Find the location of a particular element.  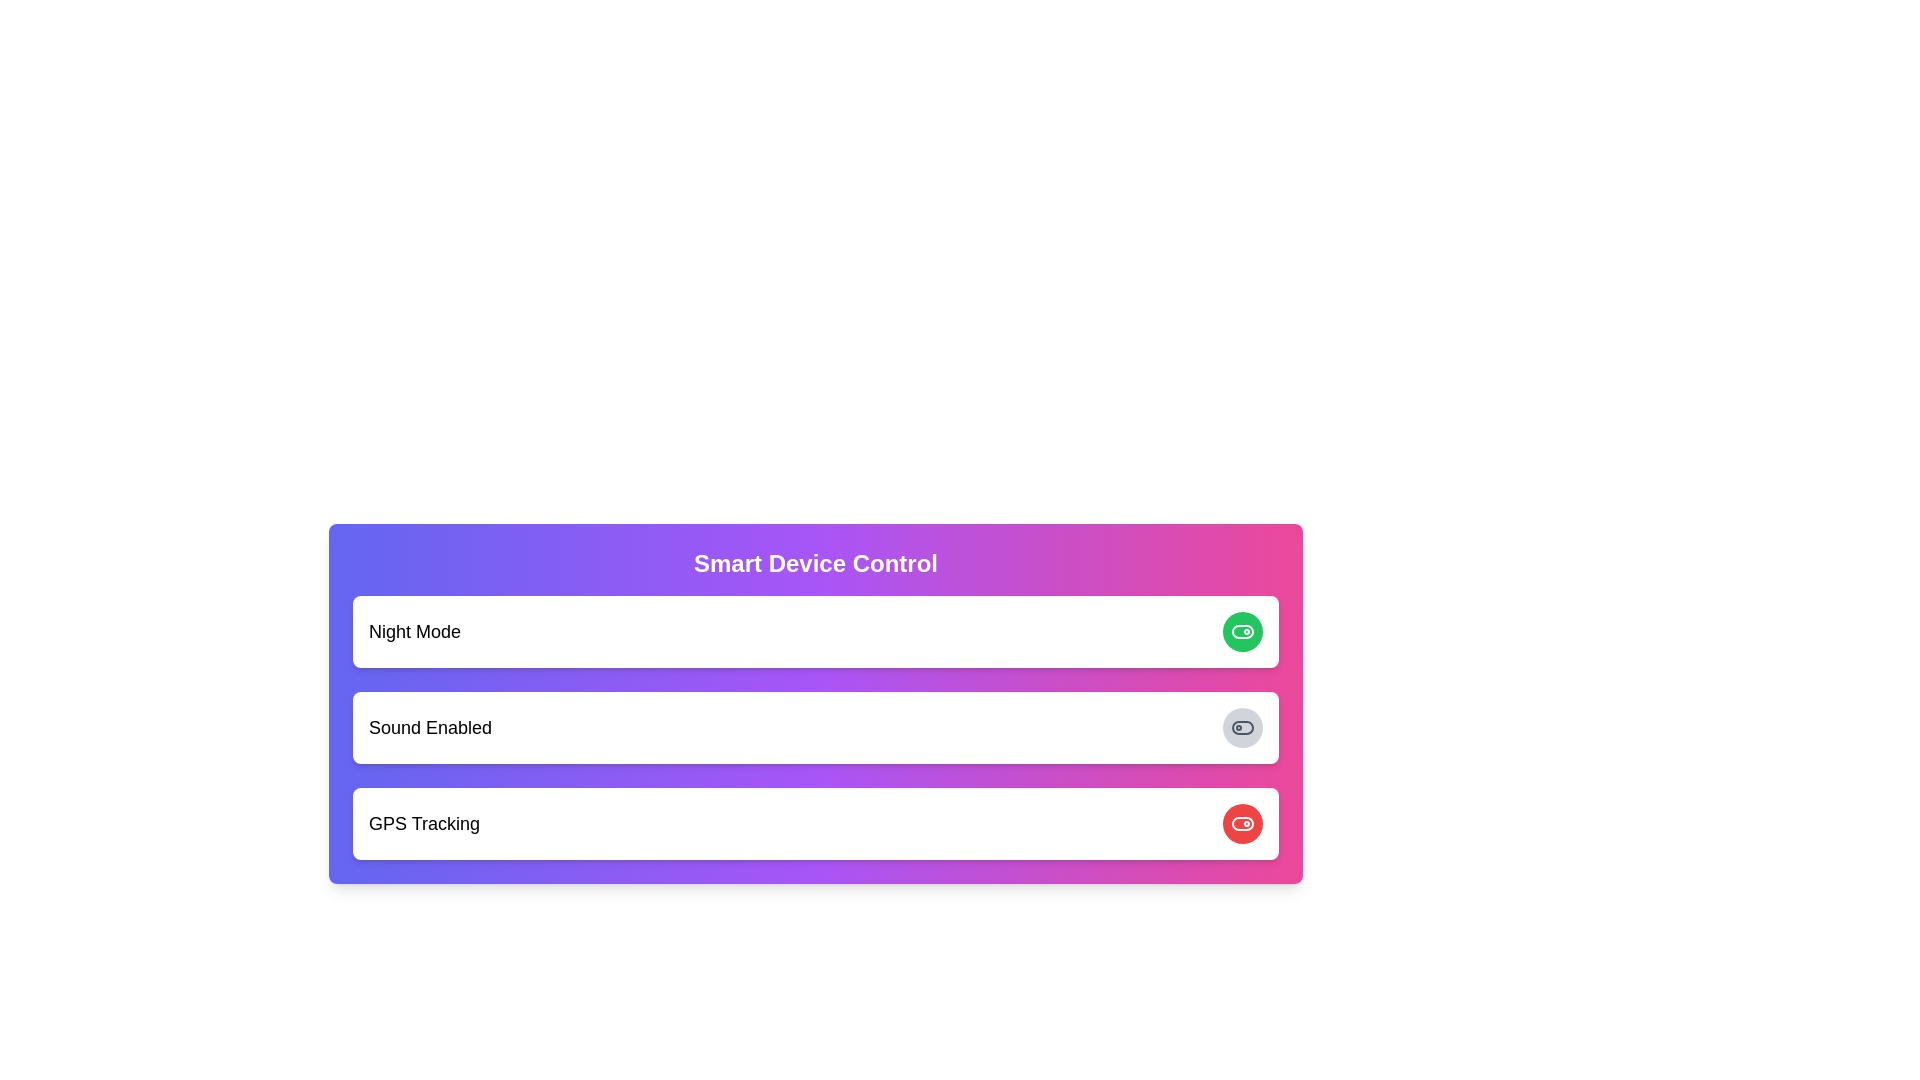

the Text Label that serves as a title for managing GPS tracking, which is positioned to the left of a red circular button is located at coordinates (423, 824).